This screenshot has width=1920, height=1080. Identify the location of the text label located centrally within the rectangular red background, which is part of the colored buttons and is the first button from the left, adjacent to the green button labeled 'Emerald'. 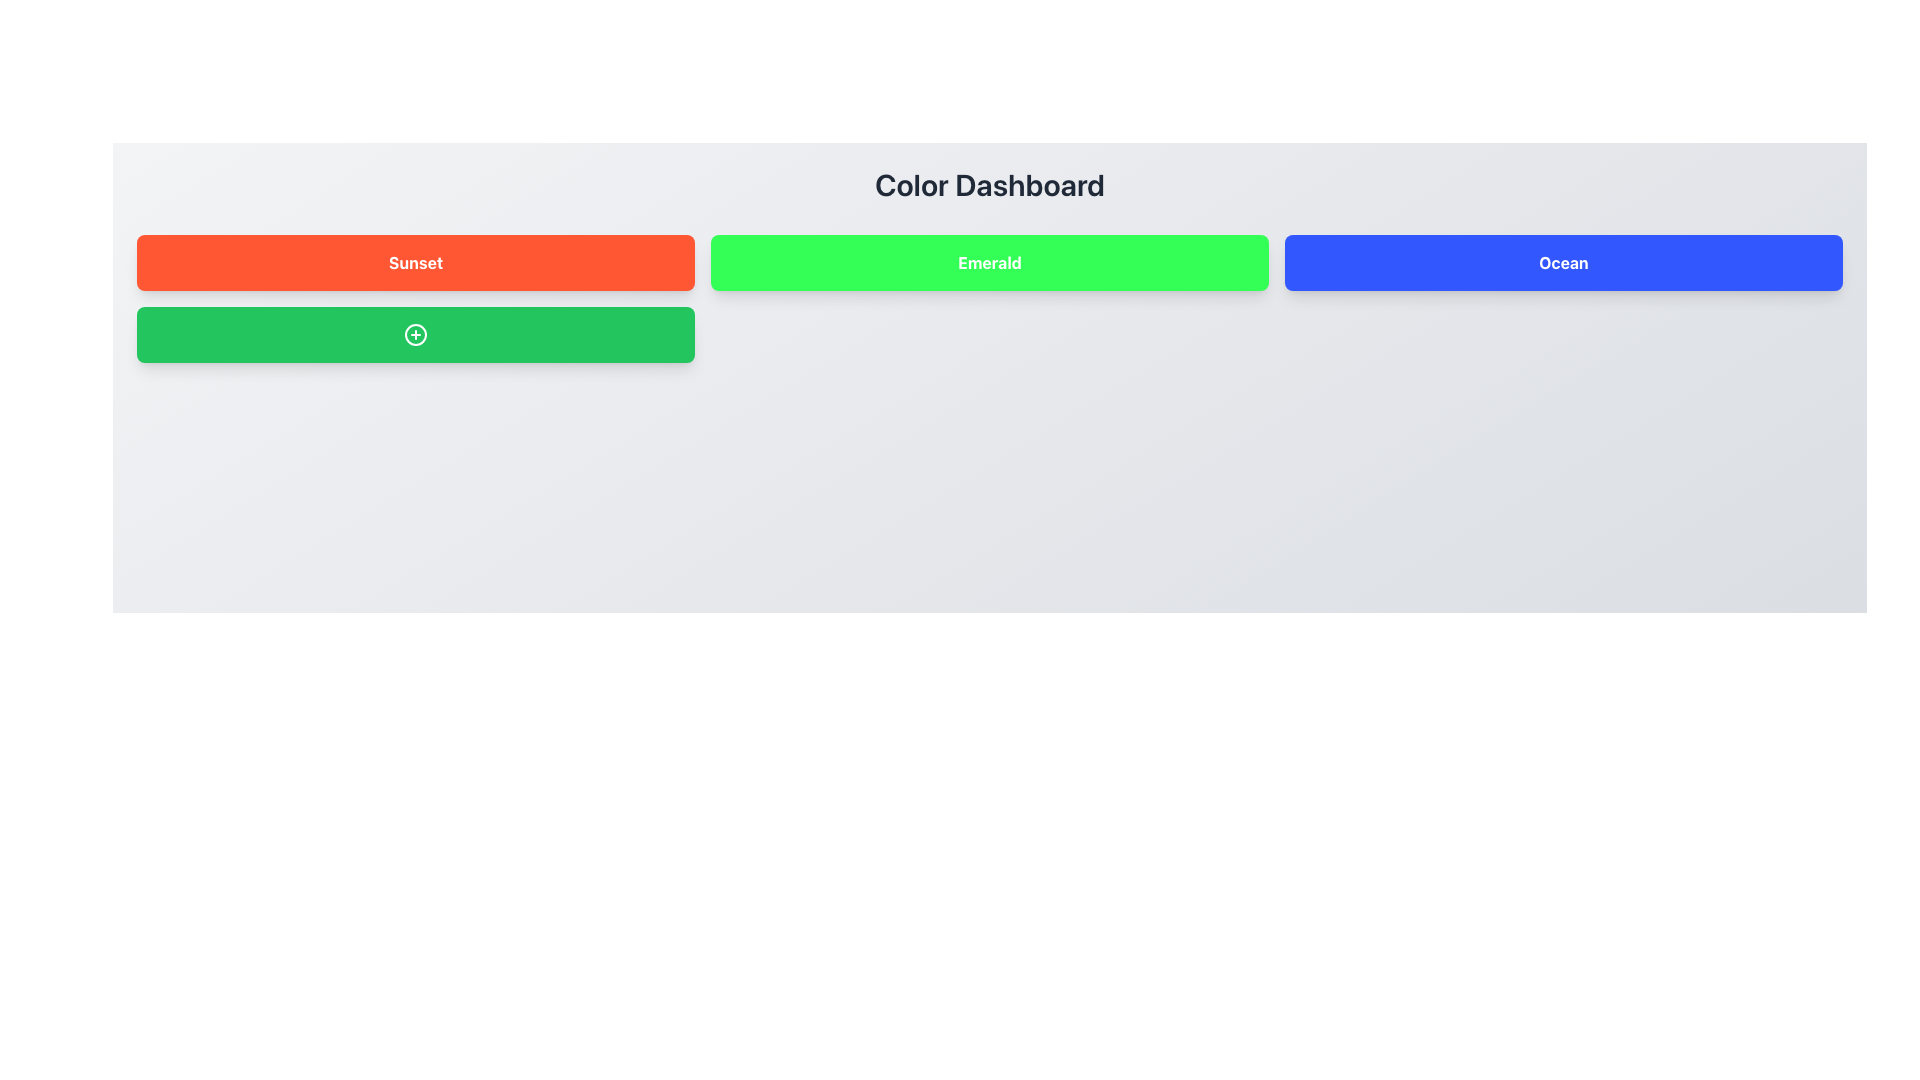
(415, 261).